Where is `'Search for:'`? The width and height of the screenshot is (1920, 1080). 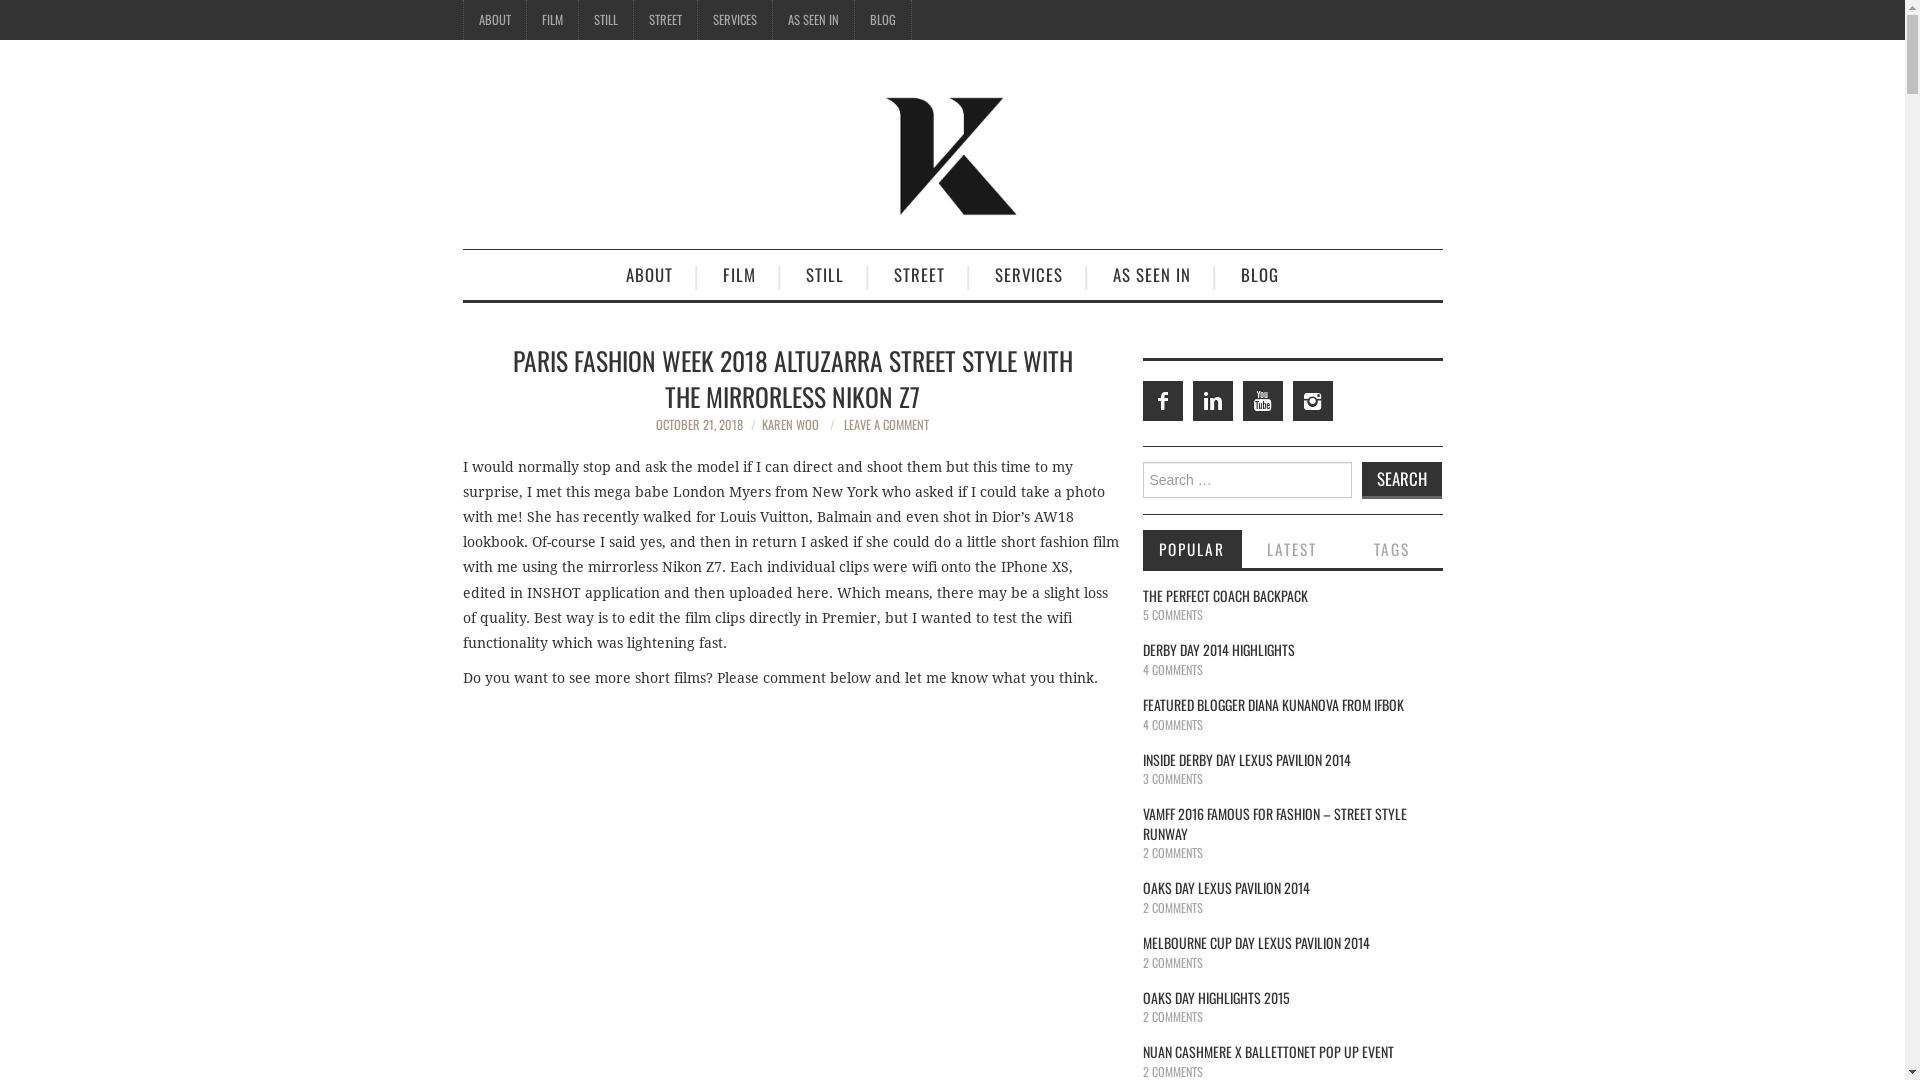
'Search for:' is located at coordinates (1245, 479).